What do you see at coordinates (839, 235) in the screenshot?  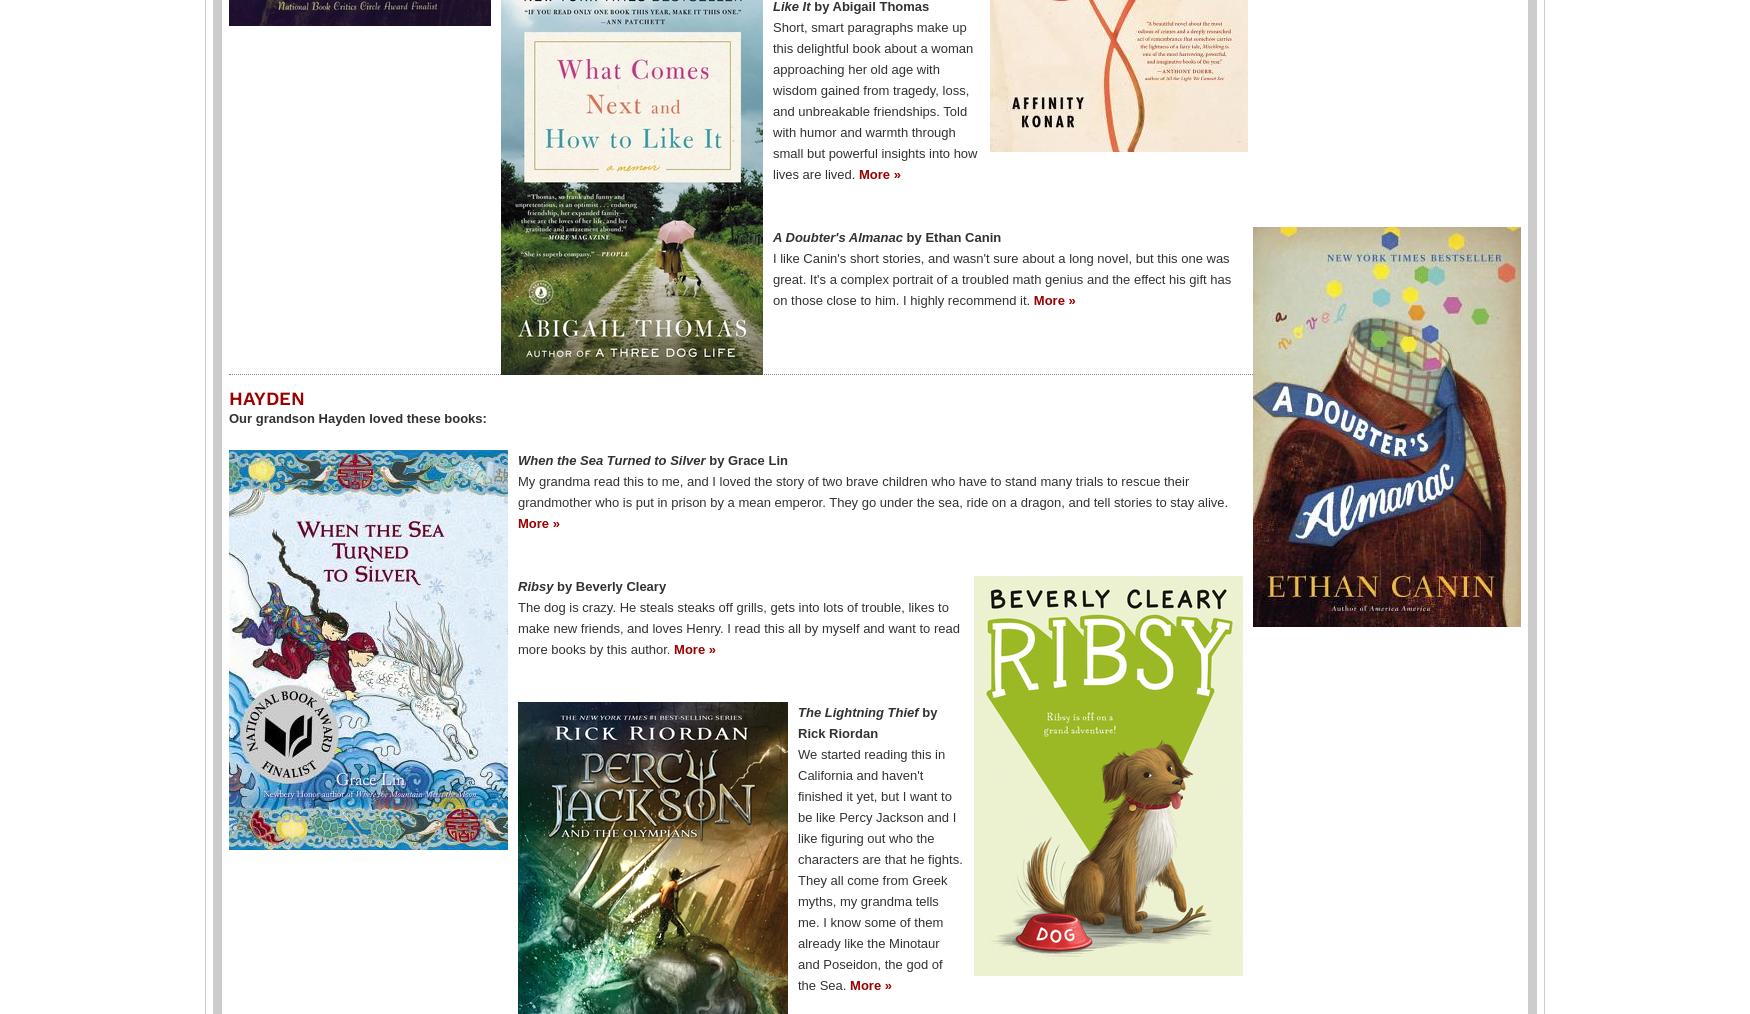 I see `'A Doubter's Almanac'` at bounding box center [839, 235].